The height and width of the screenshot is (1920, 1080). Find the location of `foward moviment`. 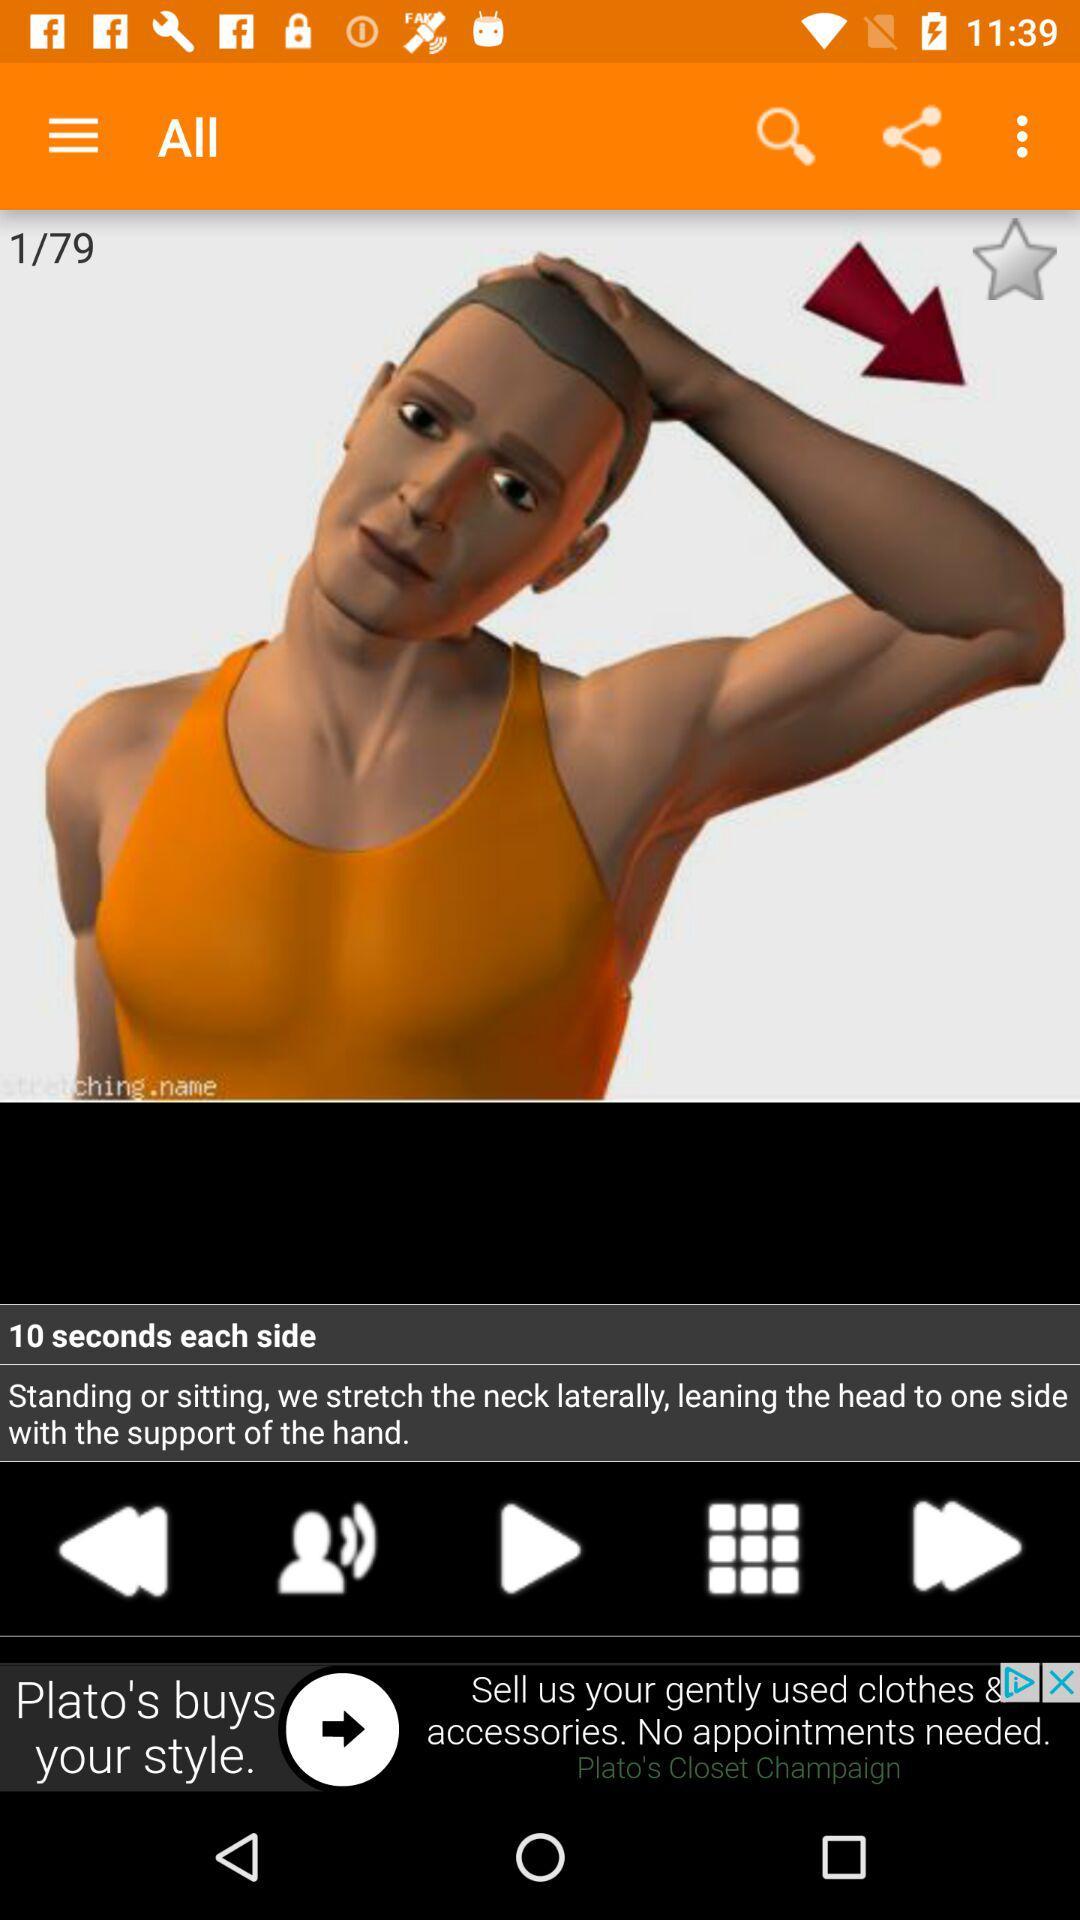

foward moviment is located at coordinates (964, 1547).